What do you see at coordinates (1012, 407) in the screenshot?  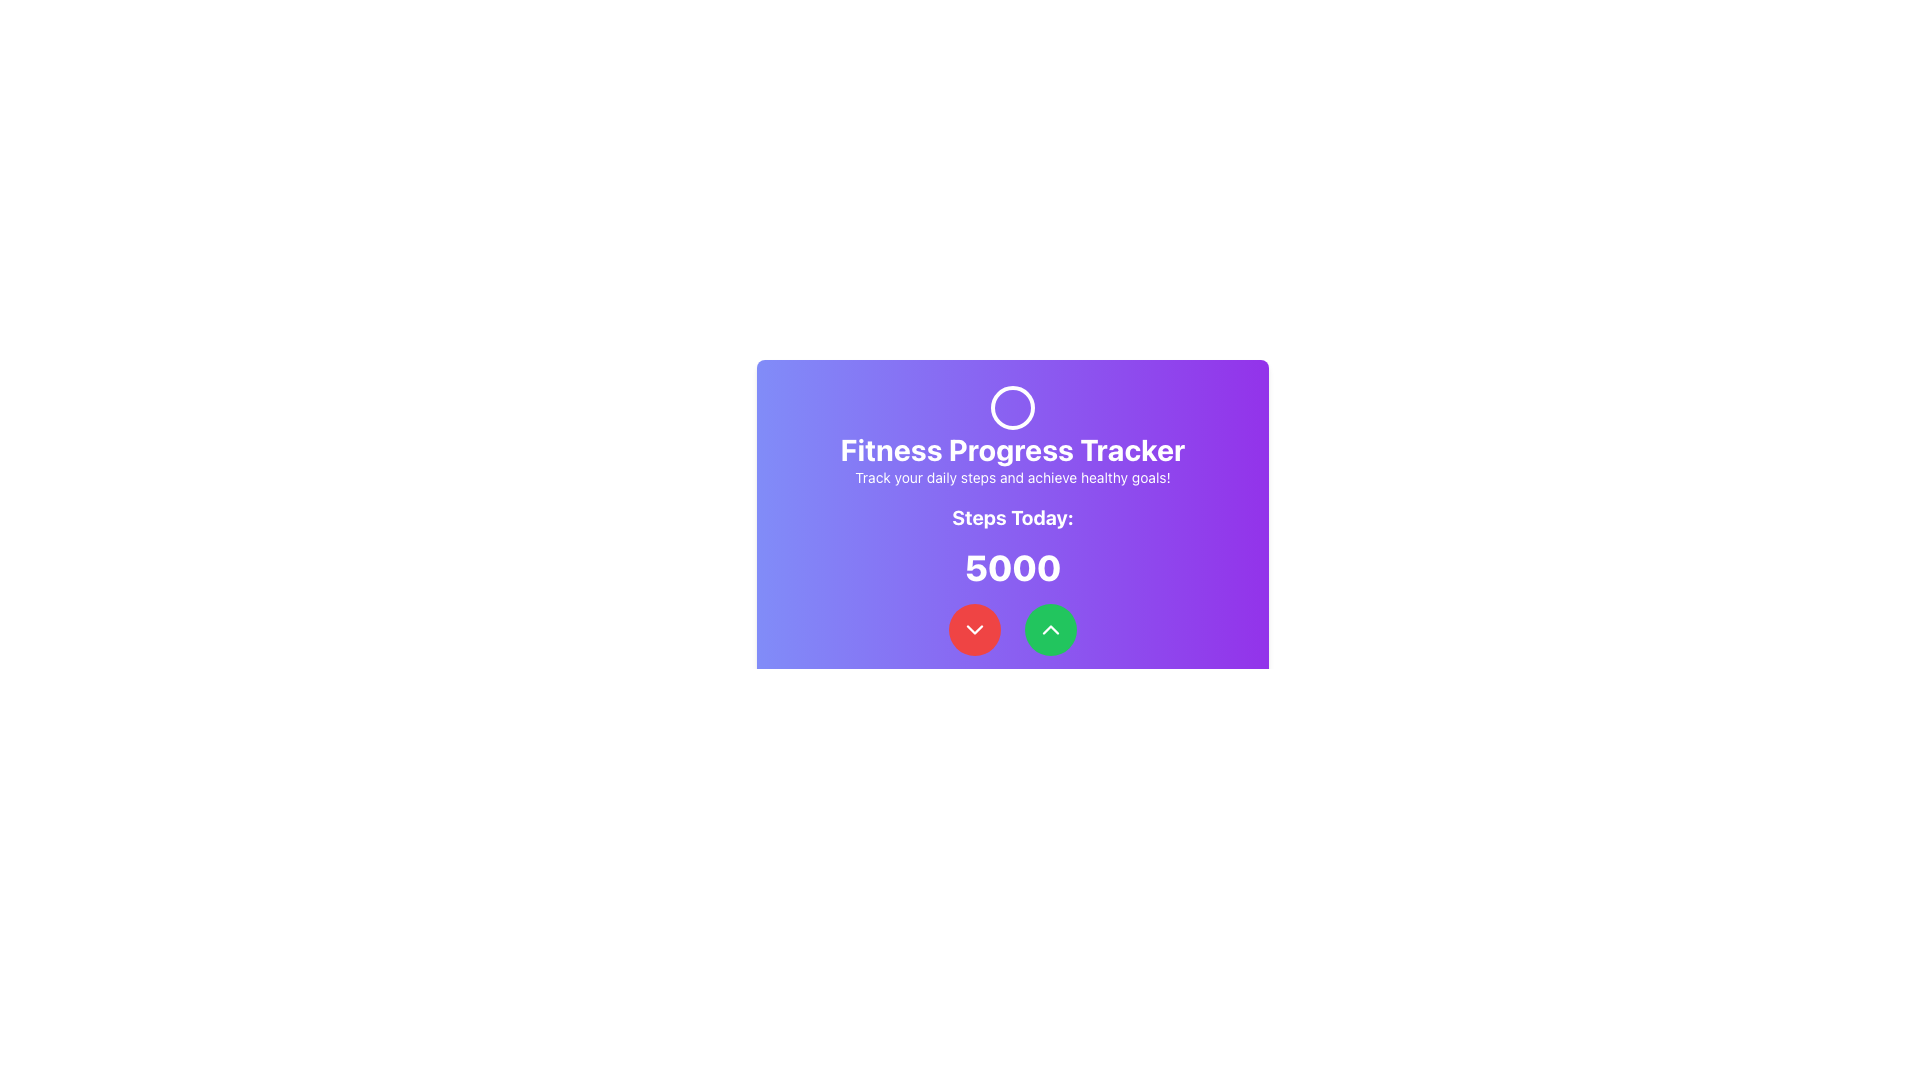 I see `the SVG Circle located at the top-center of the interface, which serves as a decorative or identifying part of the UI` at bounding box center [1012, 407].